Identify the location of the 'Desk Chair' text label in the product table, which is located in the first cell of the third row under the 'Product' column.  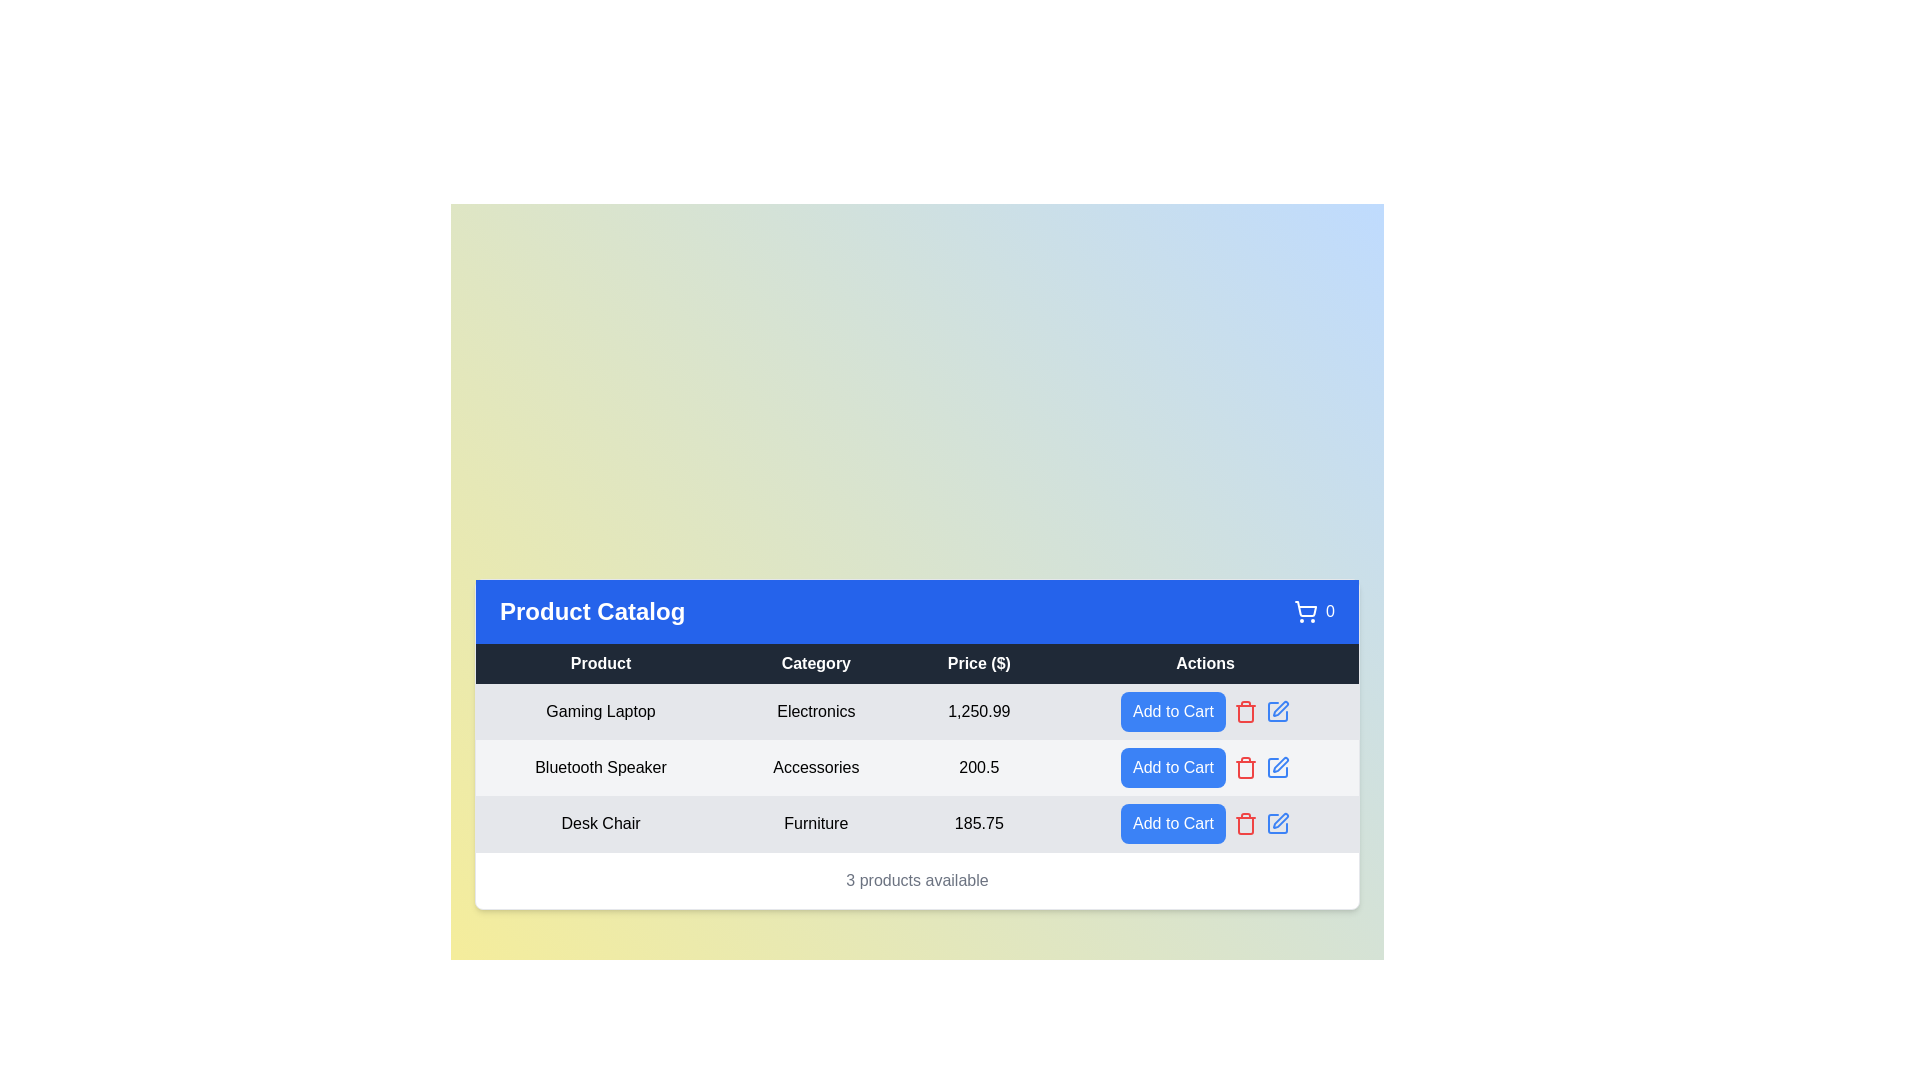
(599, 823).